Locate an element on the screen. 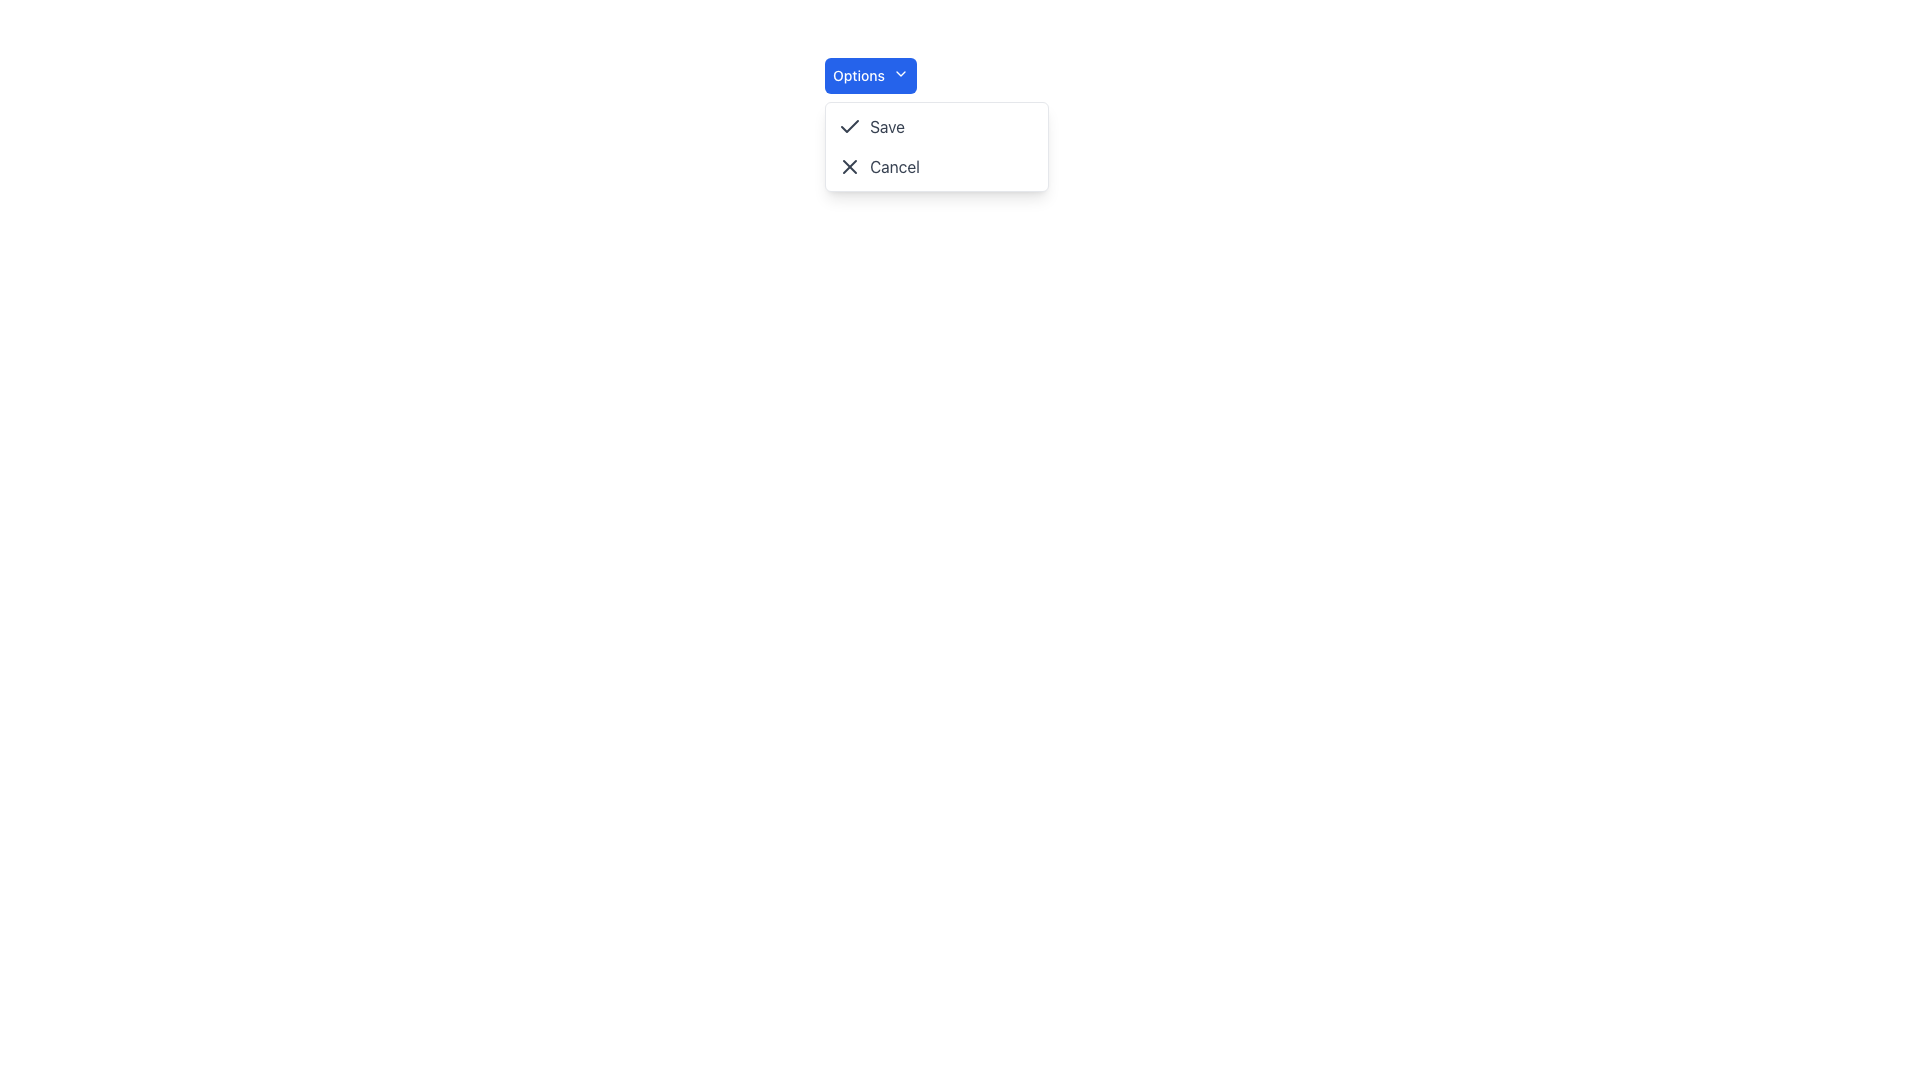  the dropdown trigger button located at the top-left corner of the dropdown menu is located at coordinates (870, 75).